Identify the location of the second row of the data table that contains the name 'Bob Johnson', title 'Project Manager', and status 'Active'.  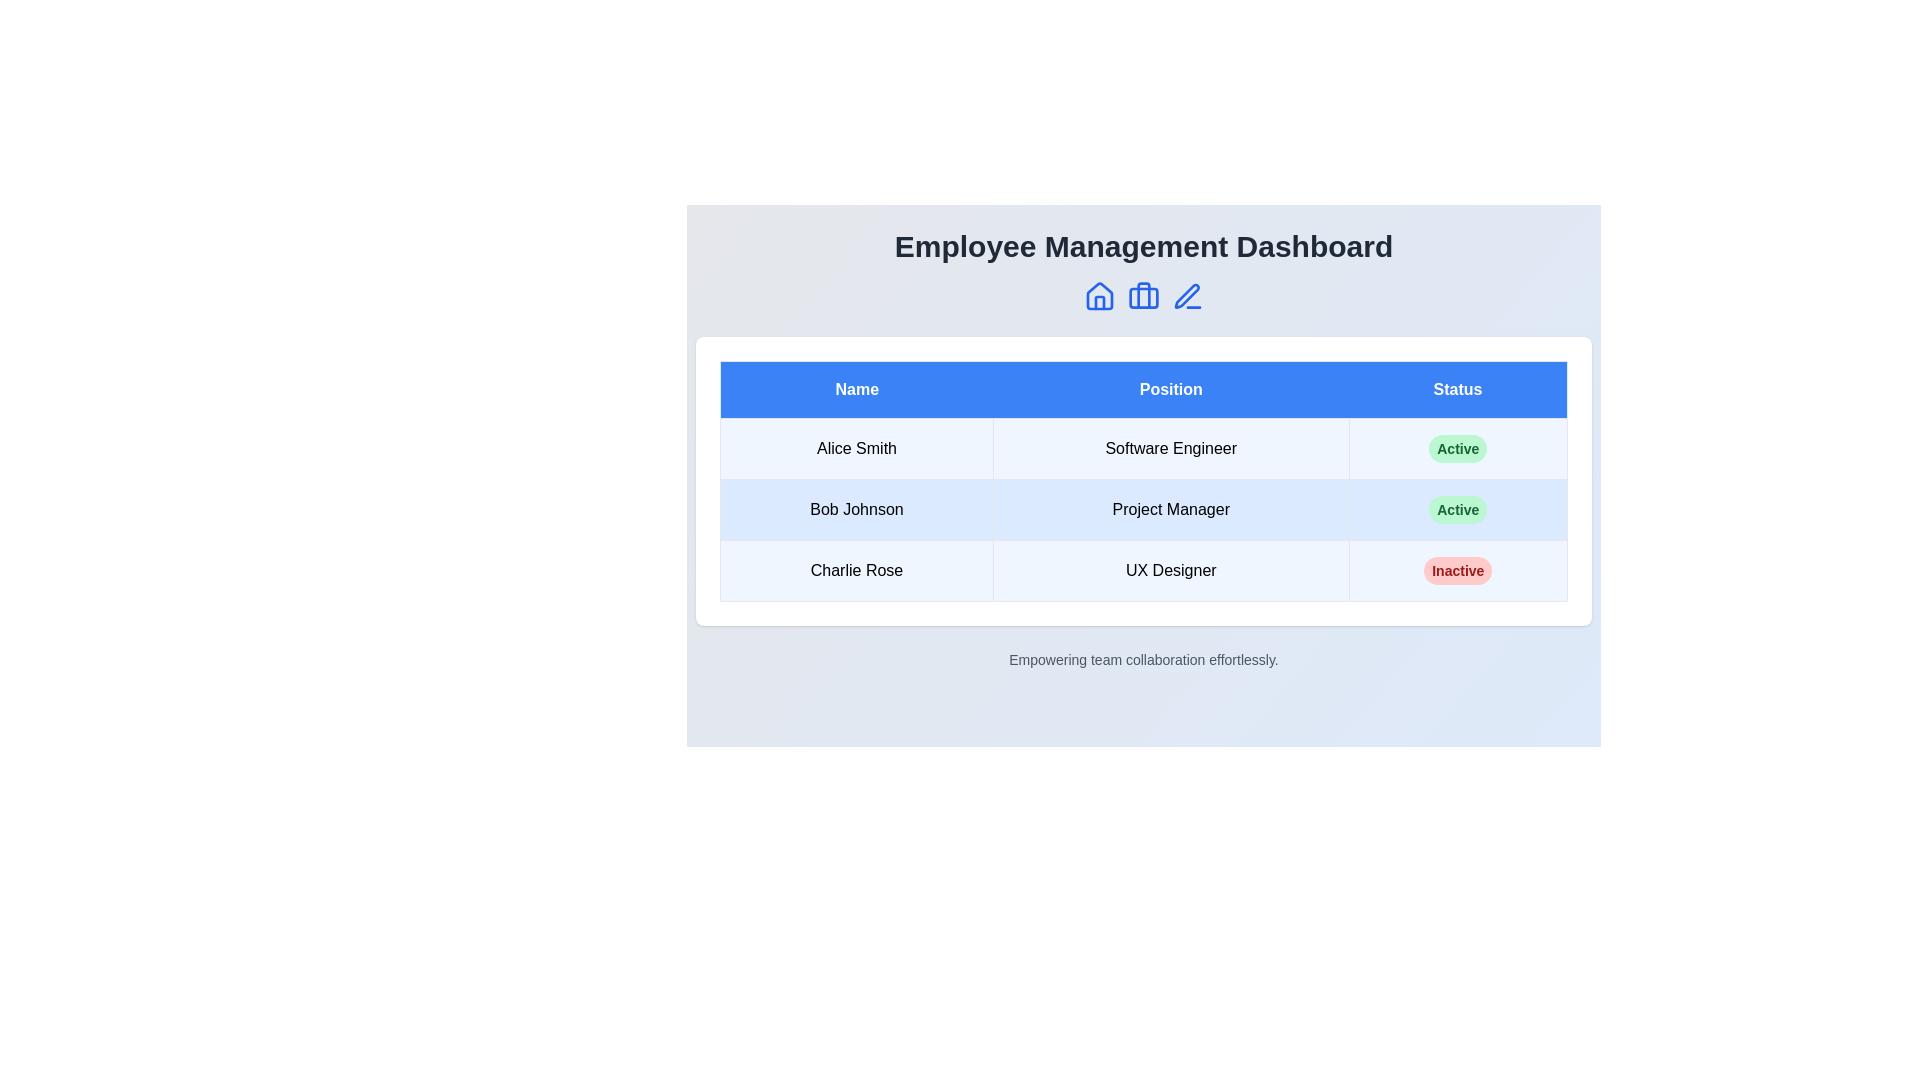
(1143, 508).